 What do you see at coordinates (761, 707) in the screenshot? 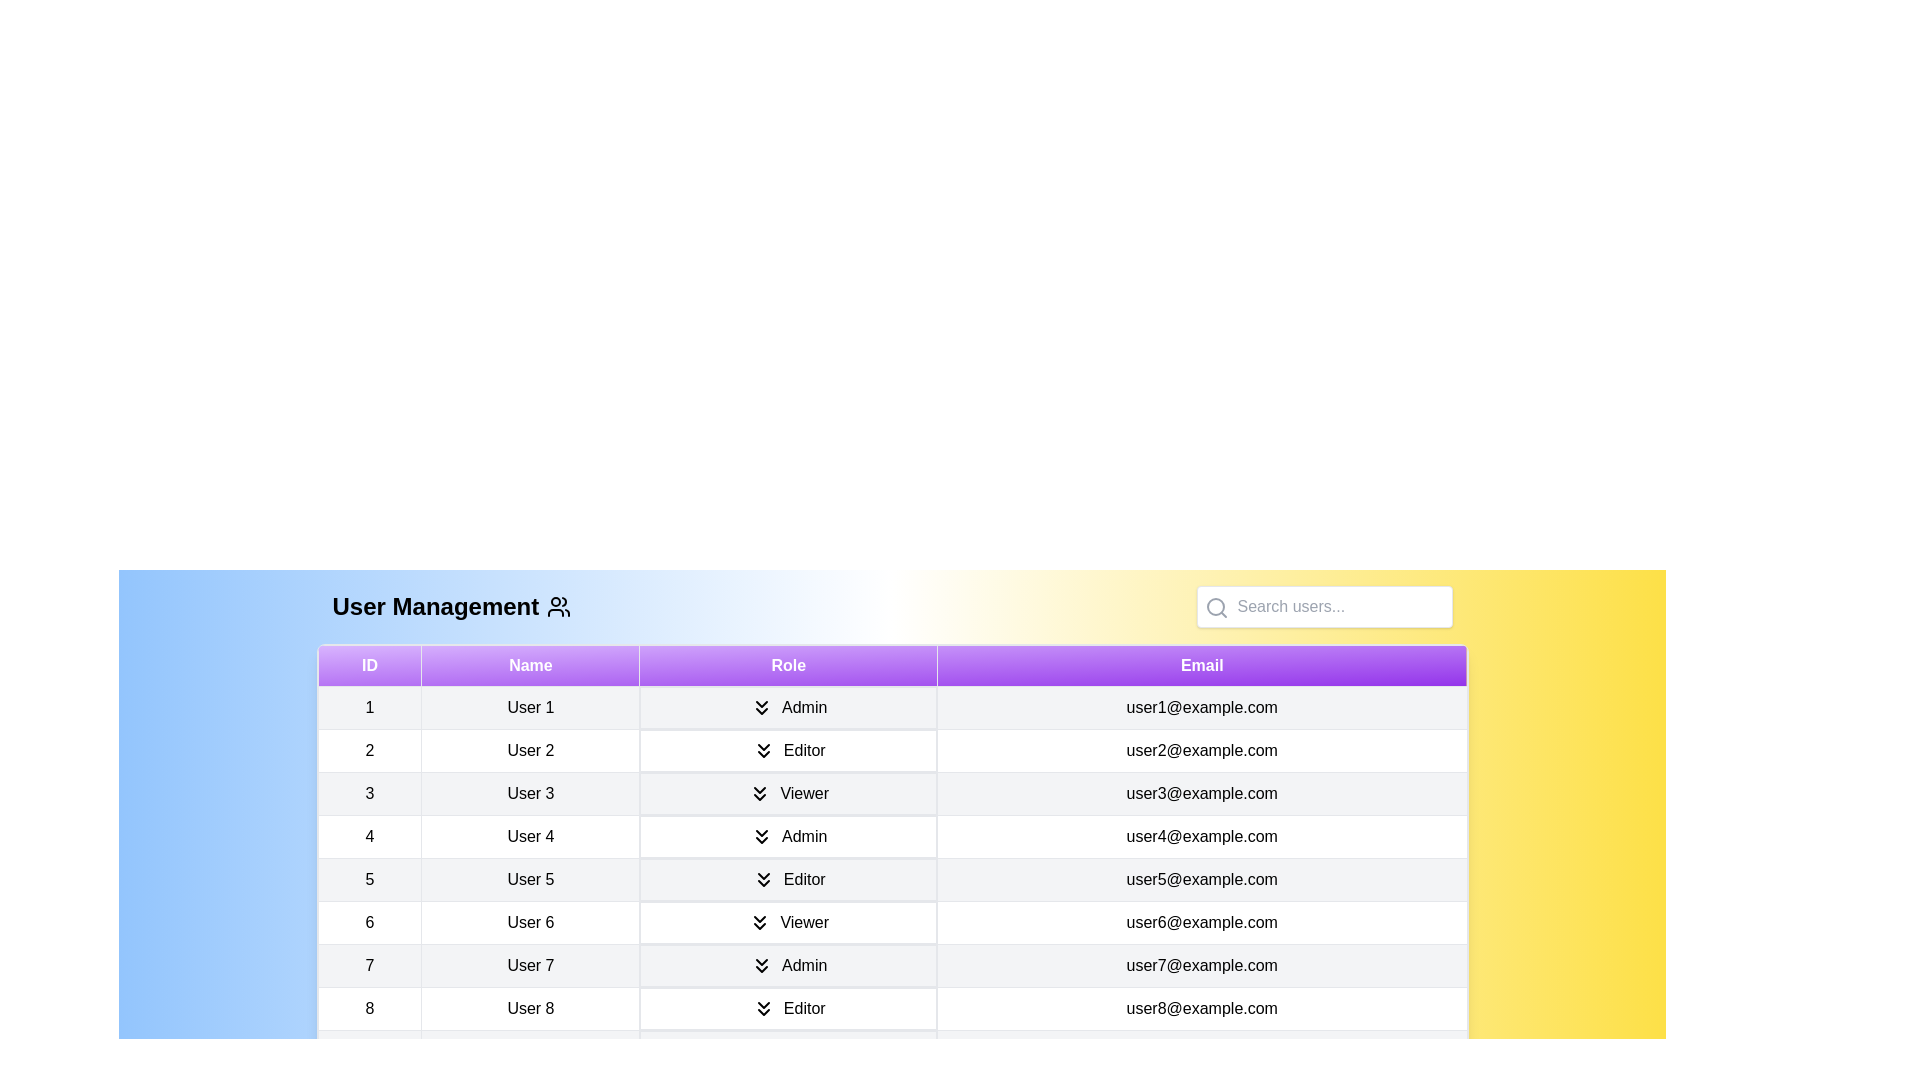
I see `the chevrons icon to trigger its interaction` at bounding box center [761, 707].